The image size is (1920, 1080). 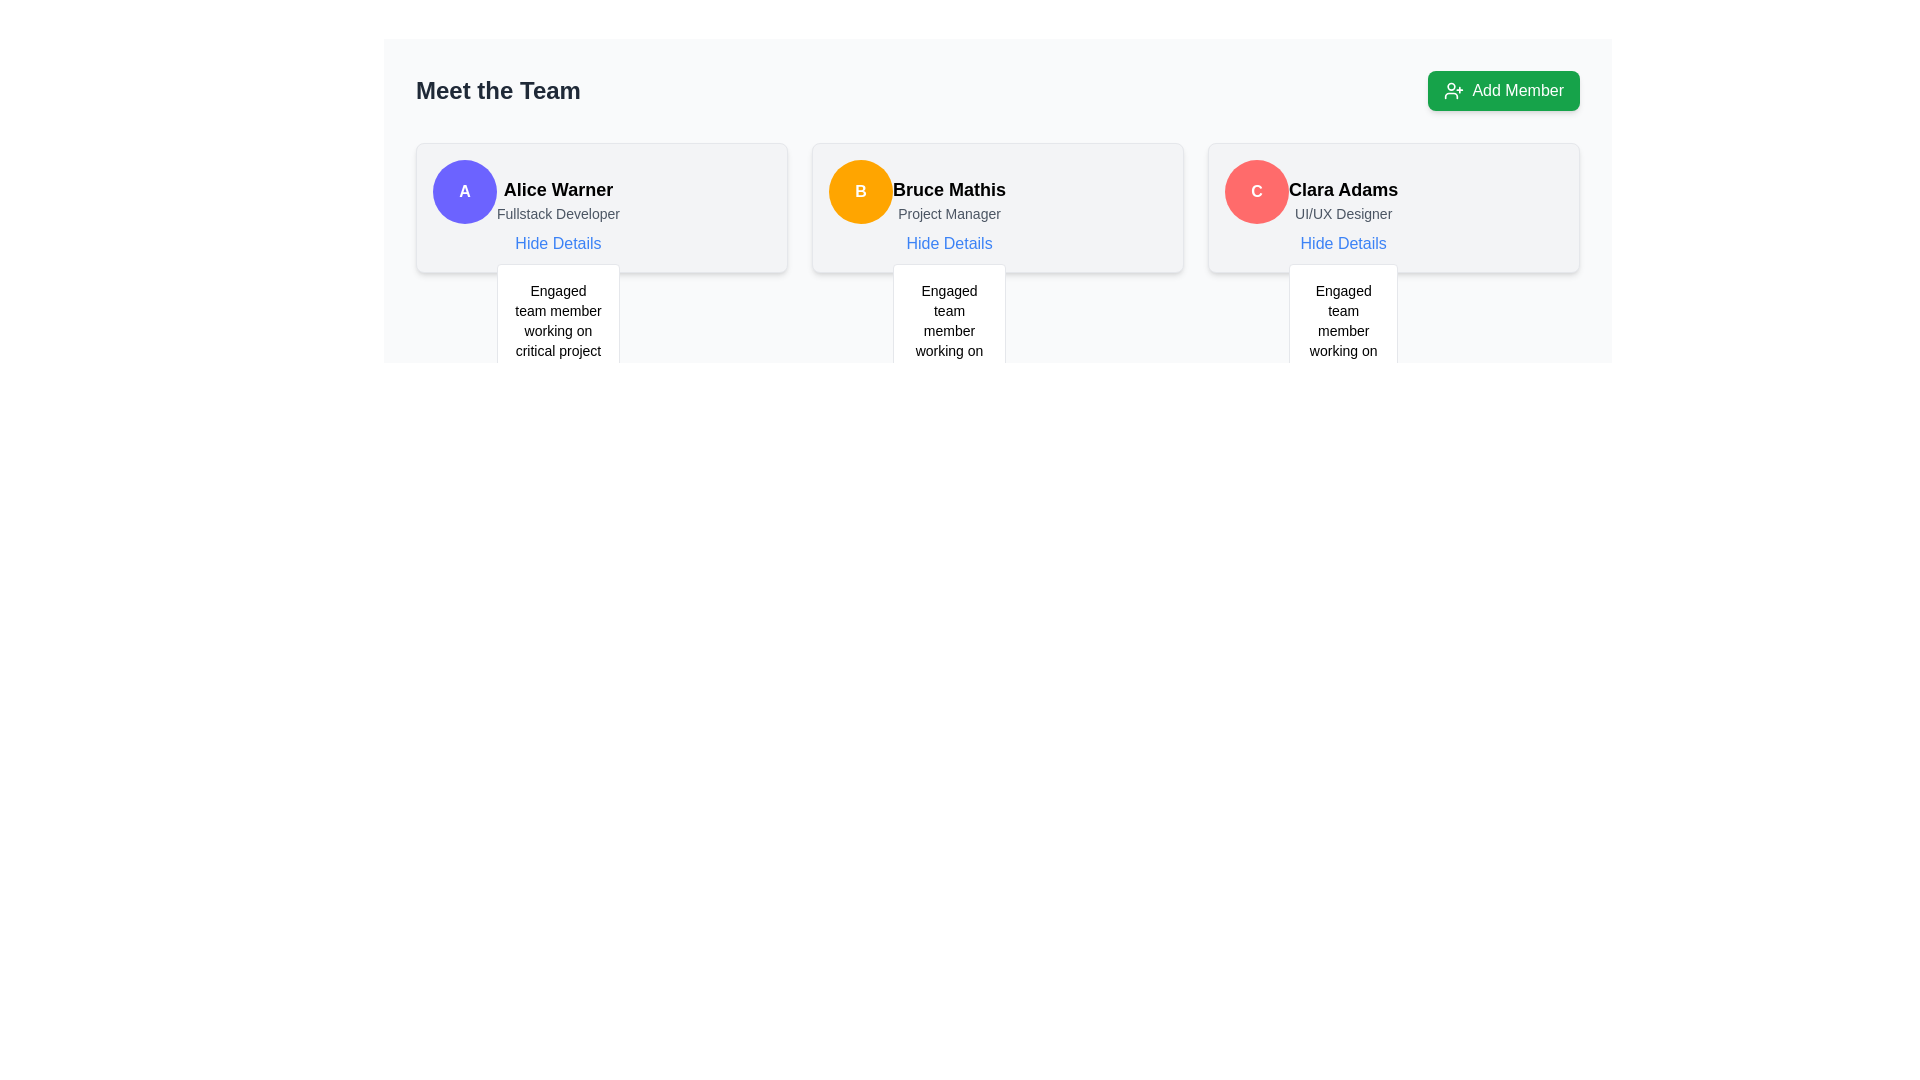 I want to click on content displayed in the text label located below Alice Warner's card in the 'Meet the Team' panel, so click(x=558, y=350).